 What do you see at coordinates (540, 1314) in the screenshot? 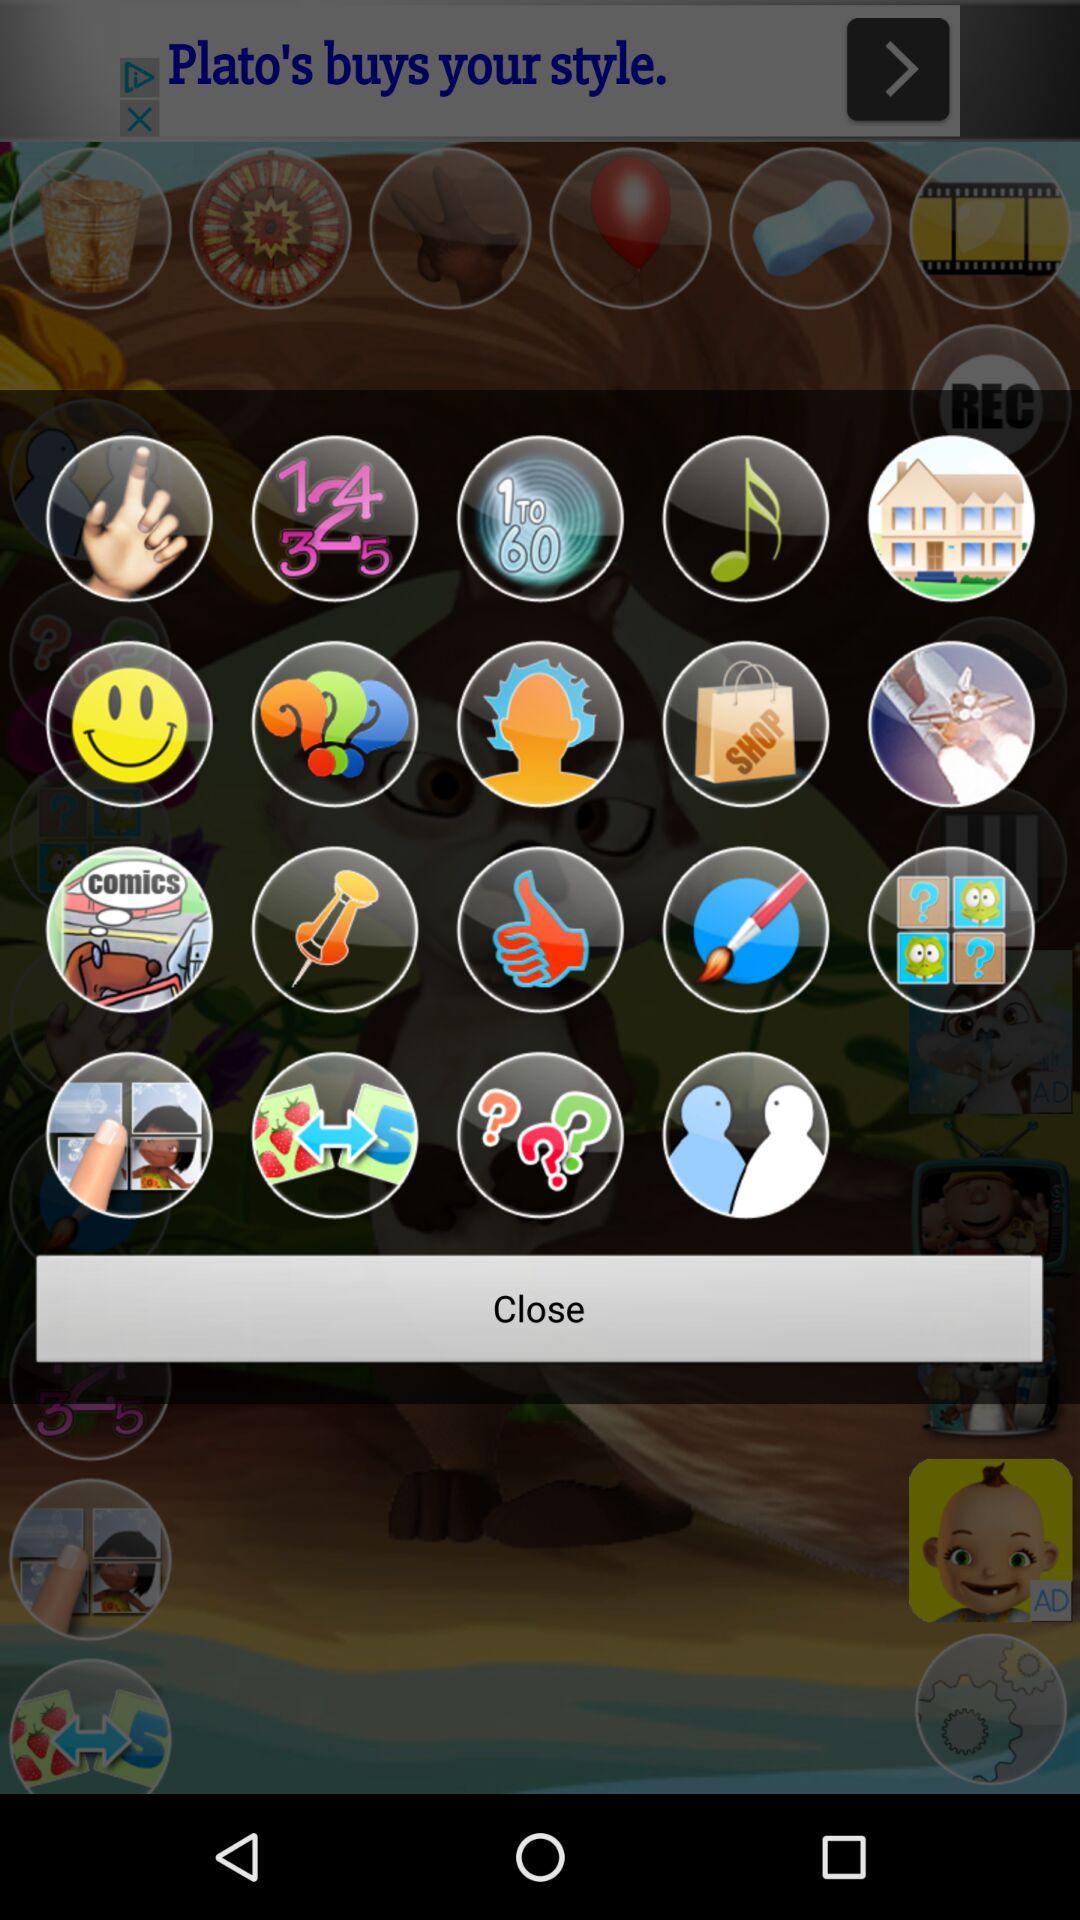
I see `the close icon` at bounding box center [540, 1314].